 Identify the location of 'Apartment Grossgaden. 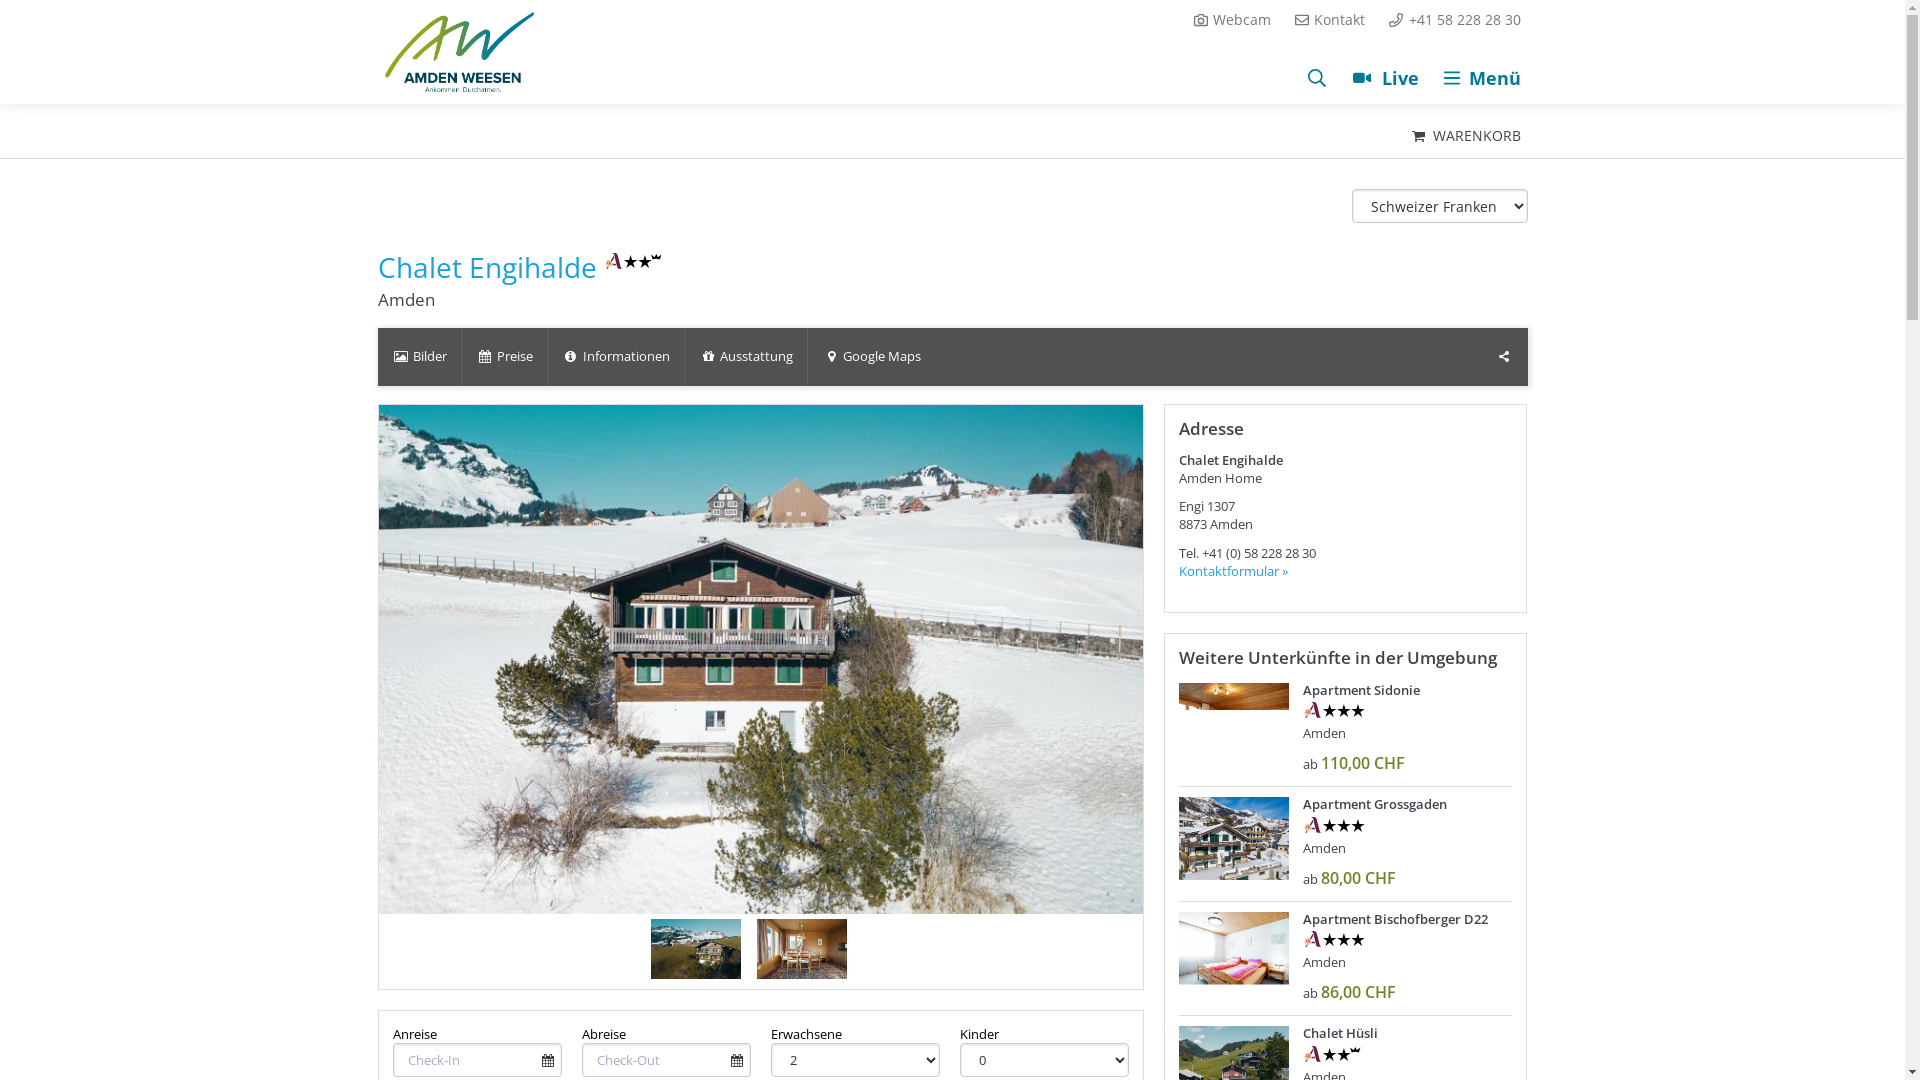
(1345, 838).